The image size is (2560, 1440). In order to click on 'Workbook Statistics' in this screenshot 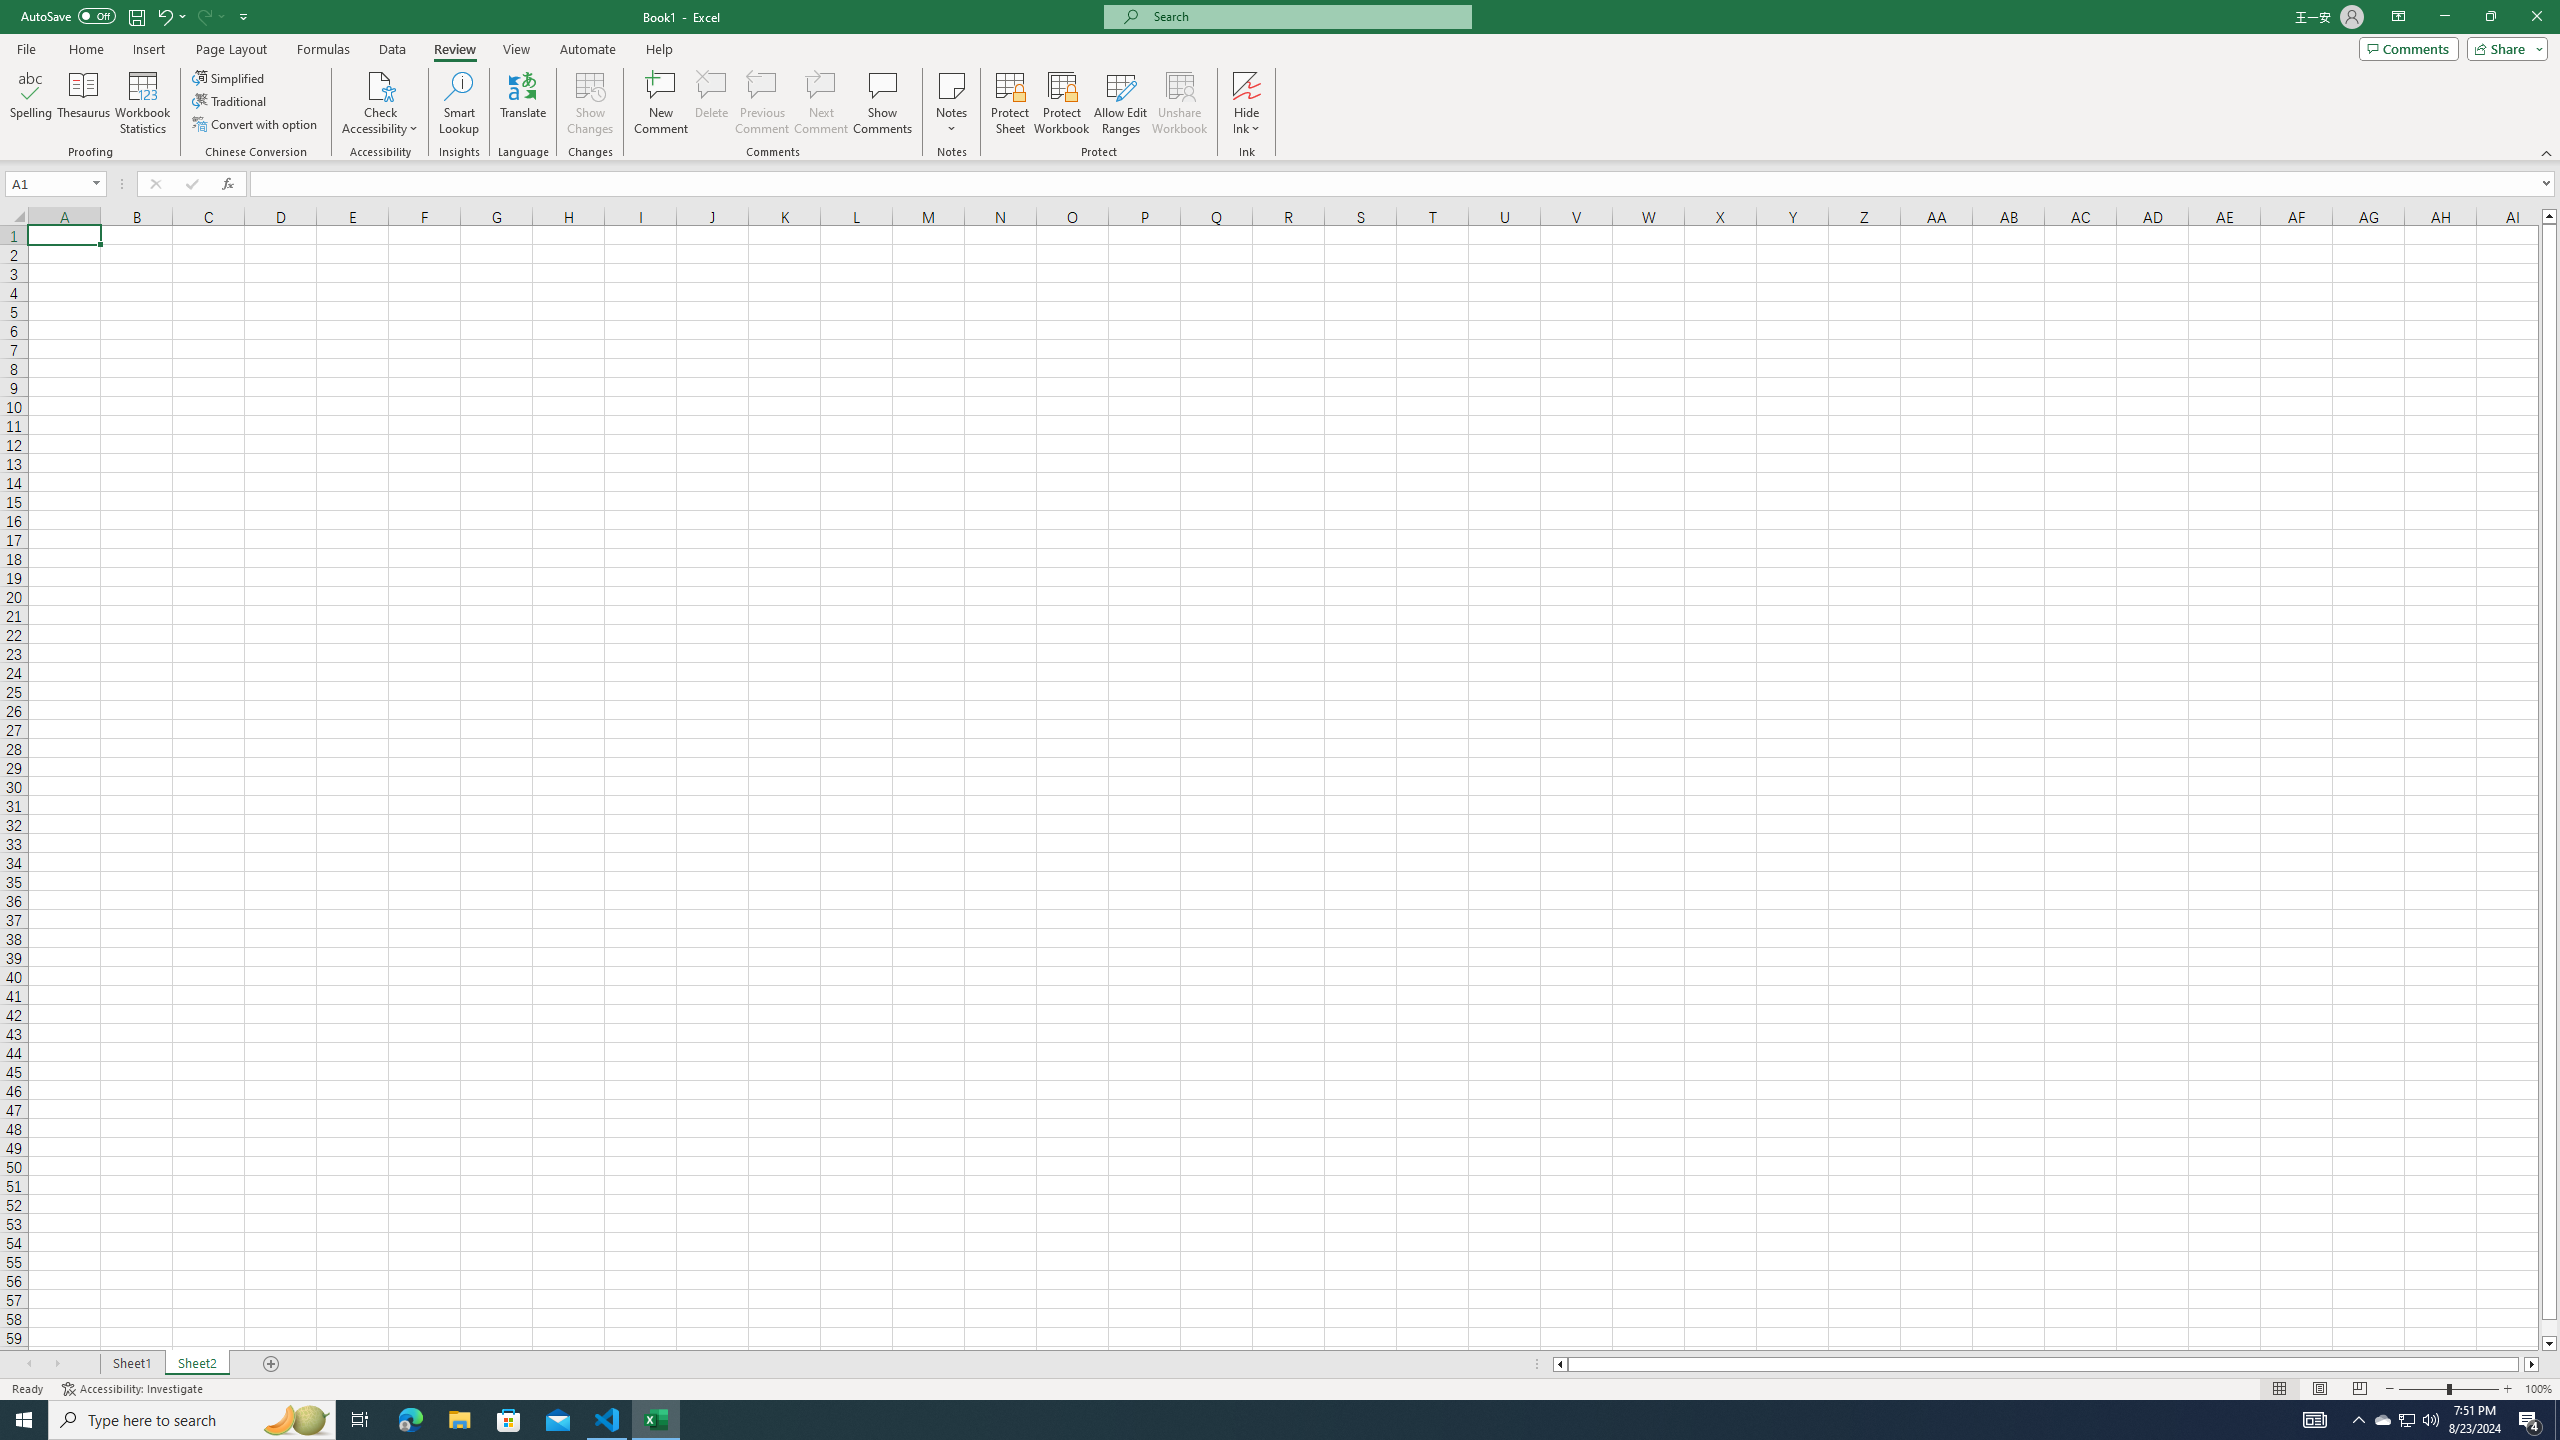, I will do `click(142, 103)`.